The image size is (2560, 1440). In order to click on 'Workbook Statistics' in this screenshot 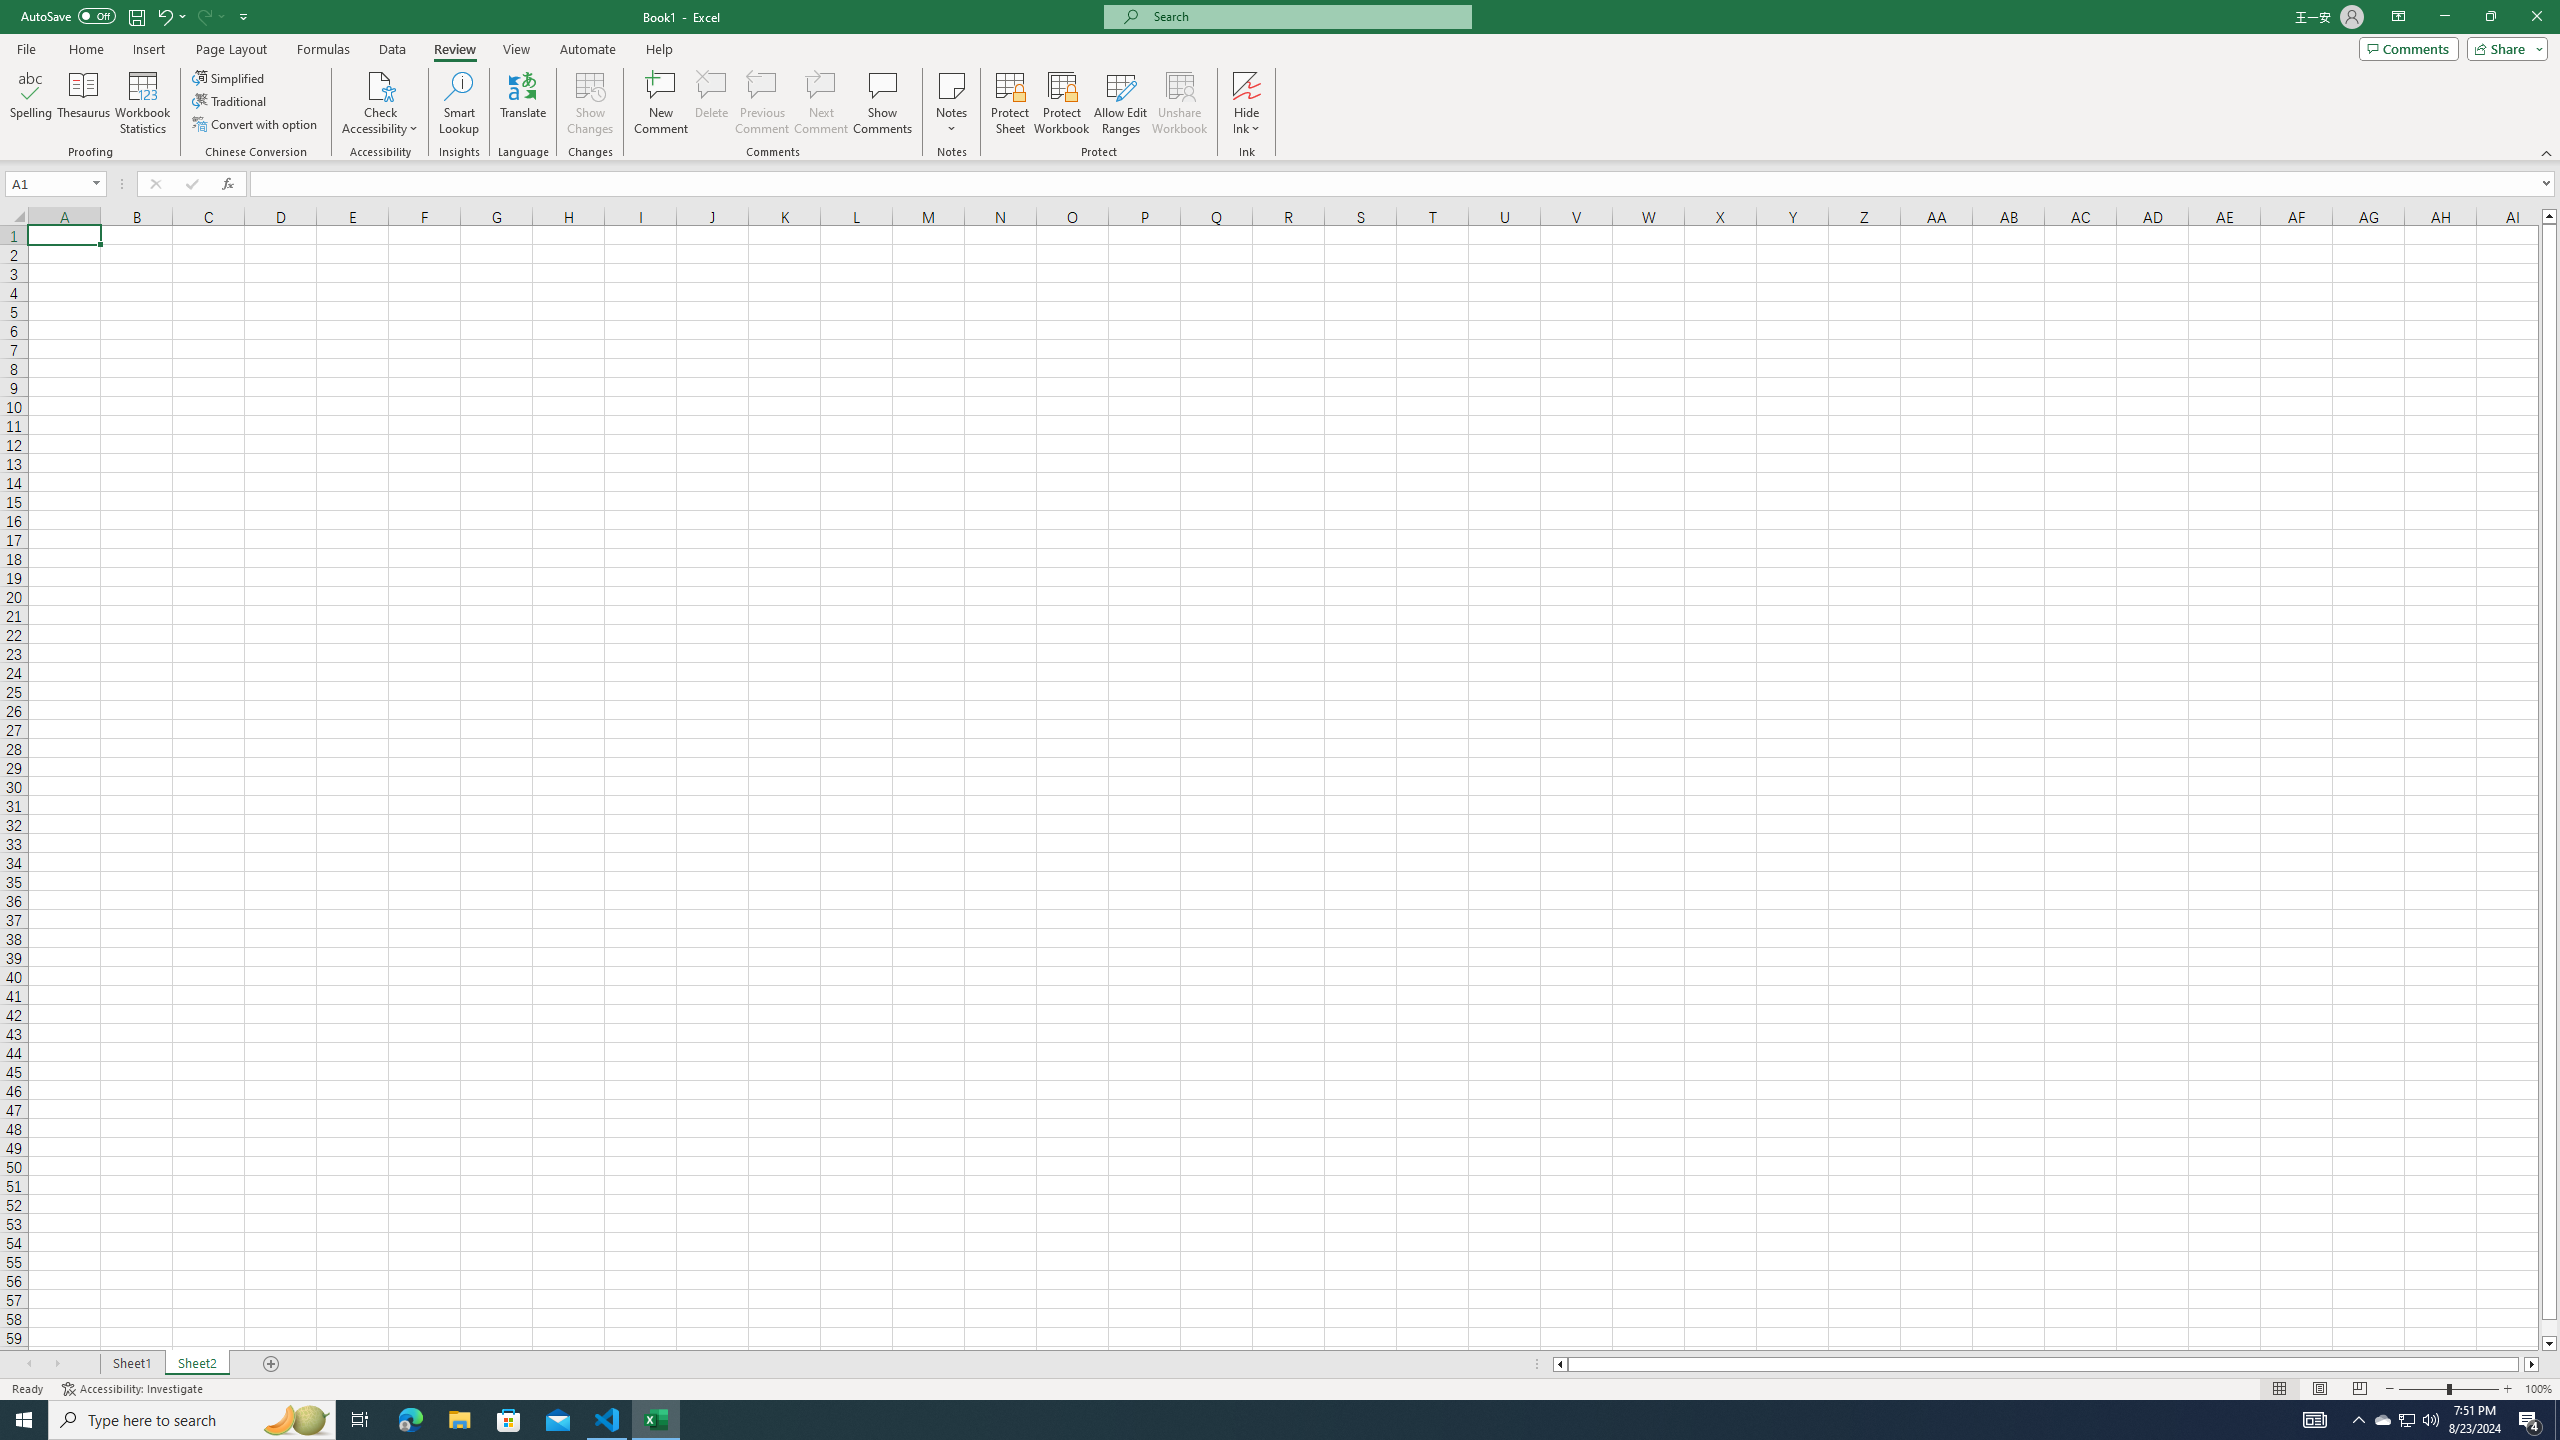, I will do `click(142, 103)`.